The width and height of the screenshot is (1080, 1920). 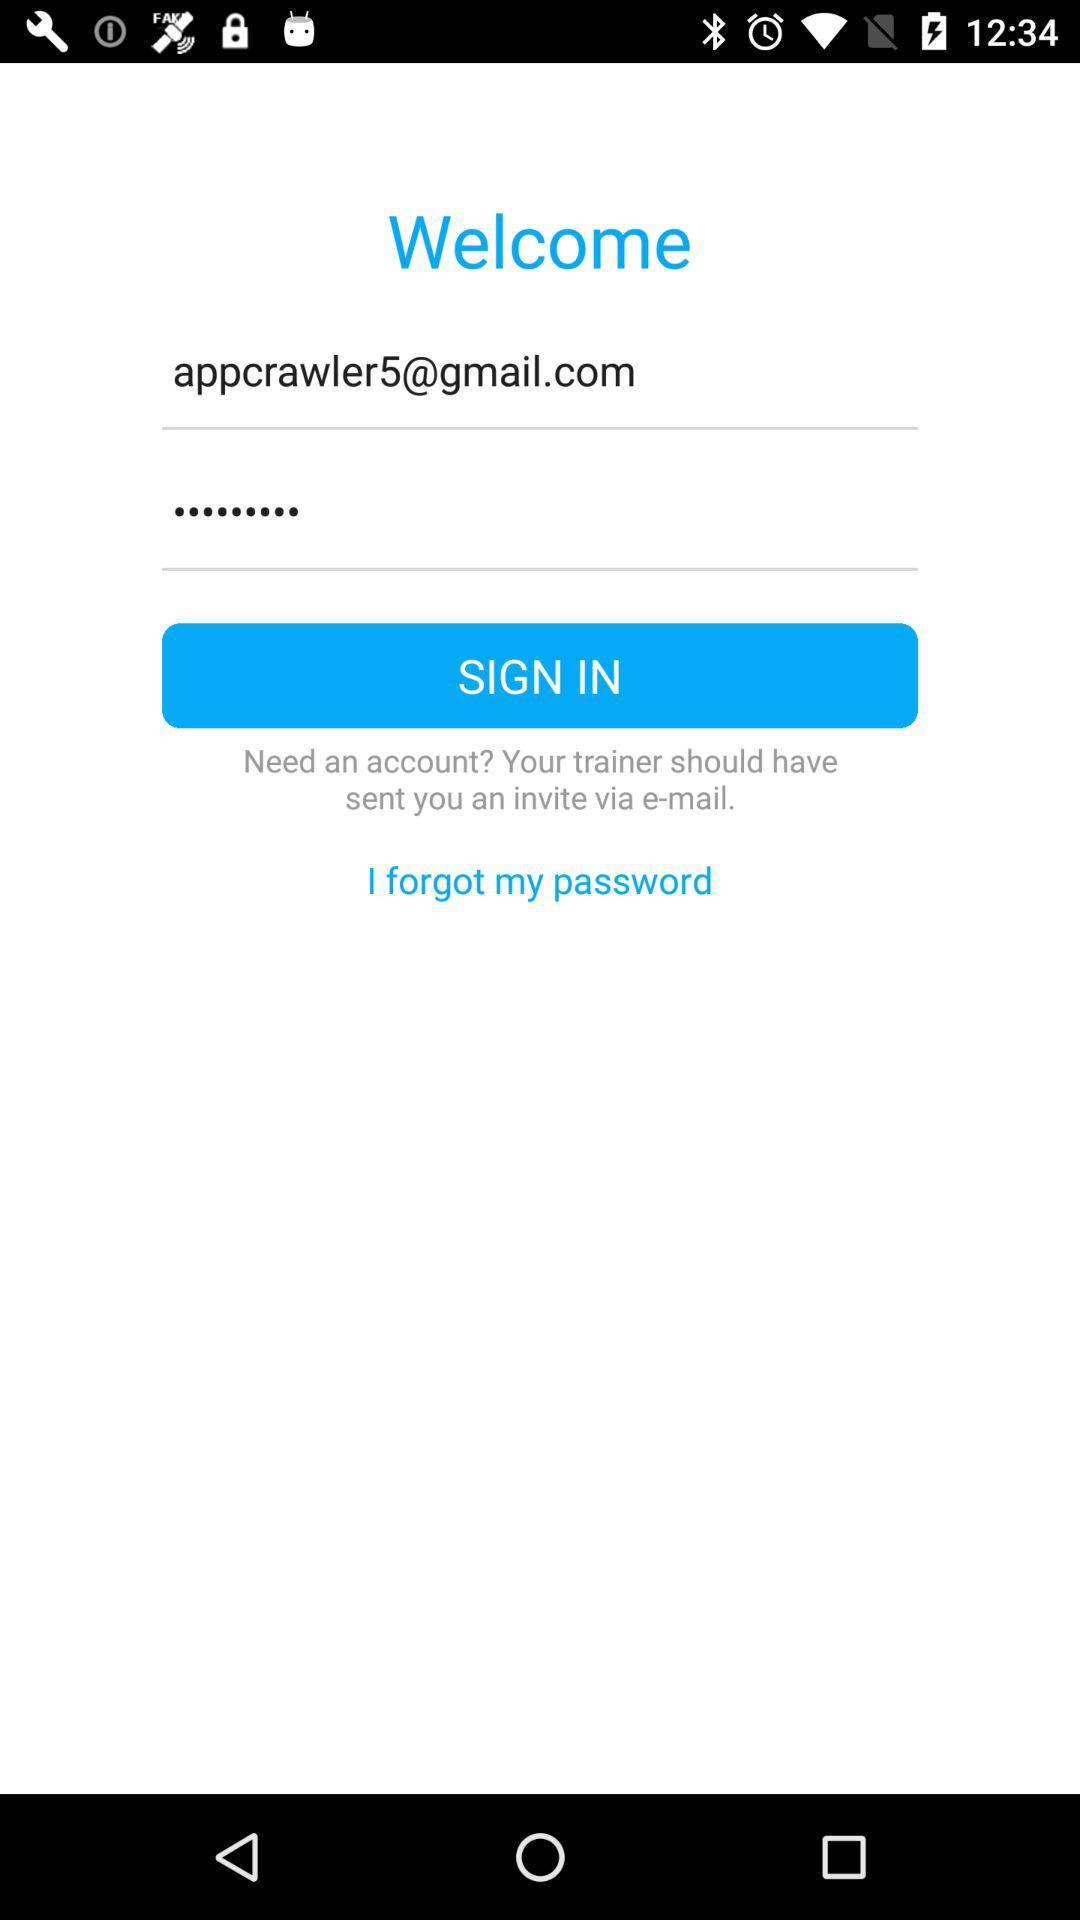 What do you see at coordinates (540, 675) in the screenshot?
I see `sign in item` at bounding box center [540, 675].